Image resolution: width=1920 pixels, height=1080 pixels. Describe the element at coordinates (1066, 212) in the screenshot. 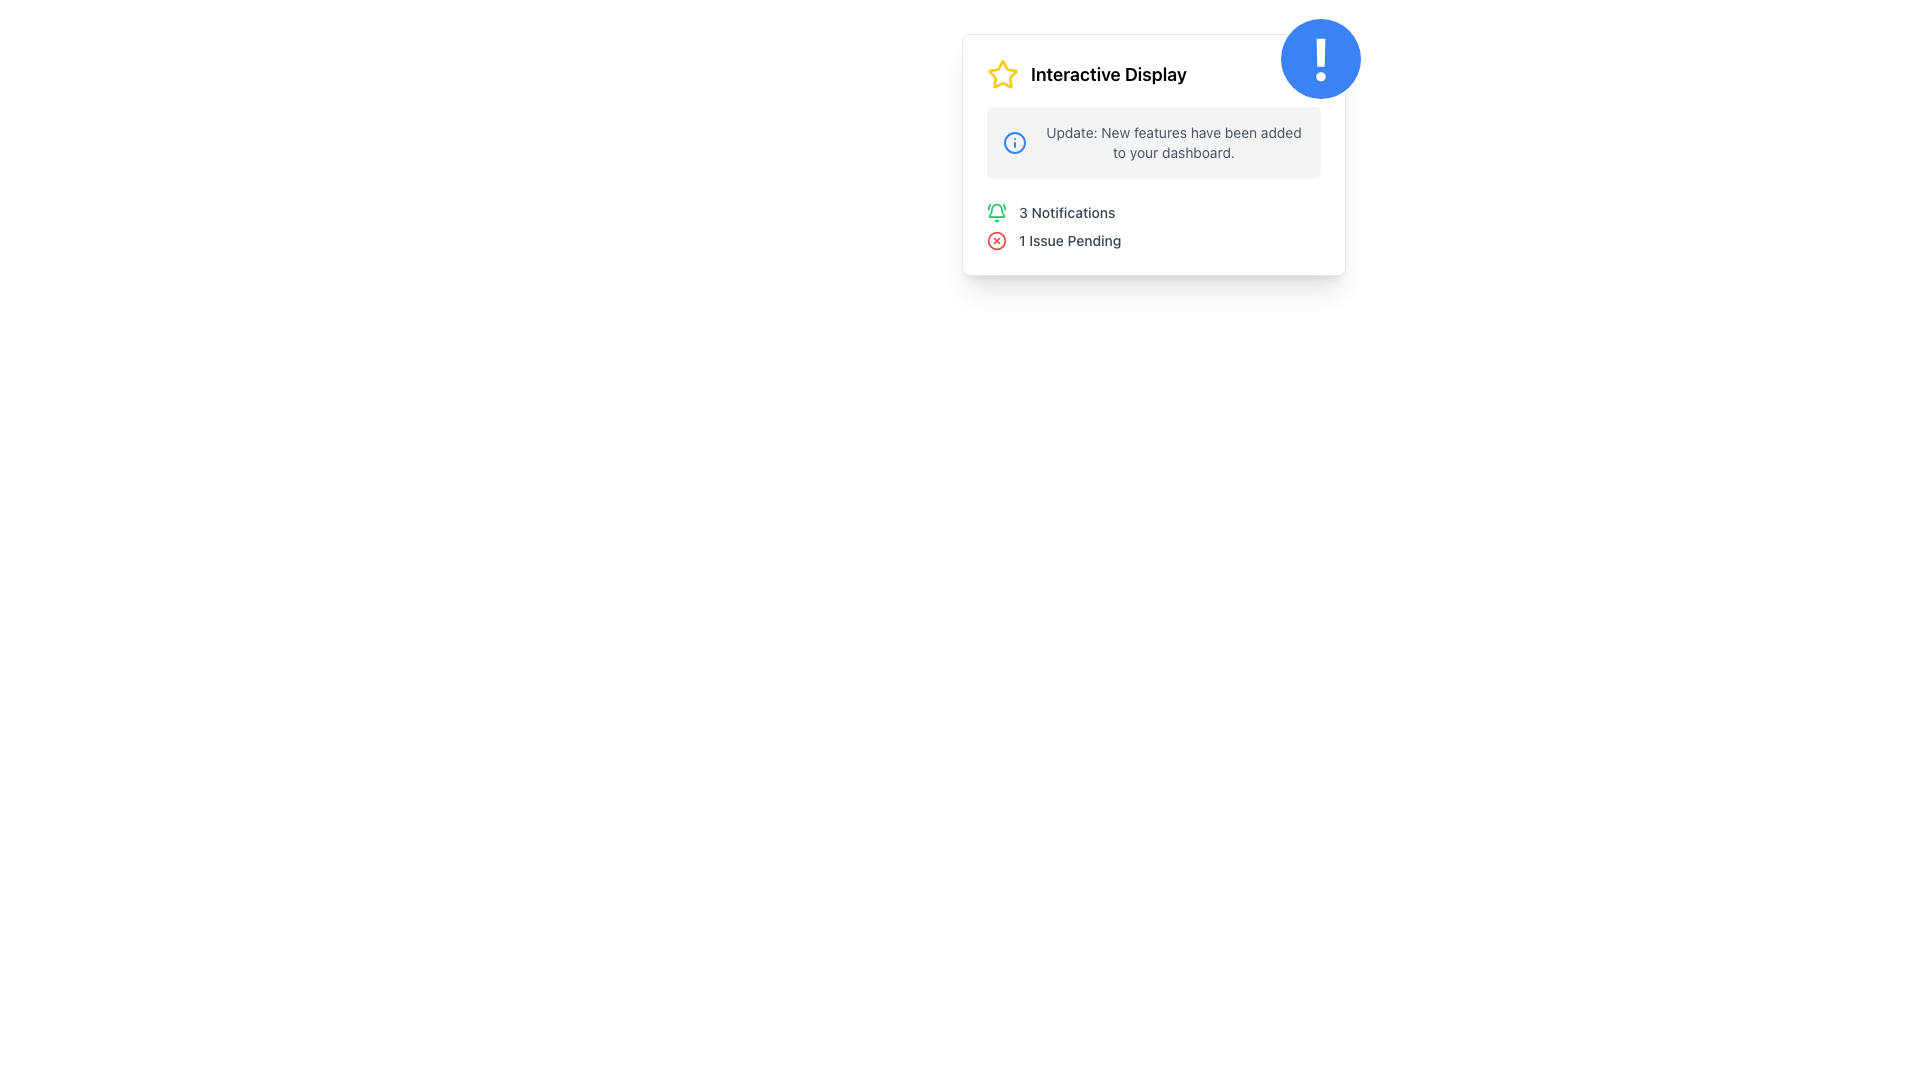

I see `text content displayed as '3 Notifications' in the notification panel, styled in gray with medium font weight` at that location.